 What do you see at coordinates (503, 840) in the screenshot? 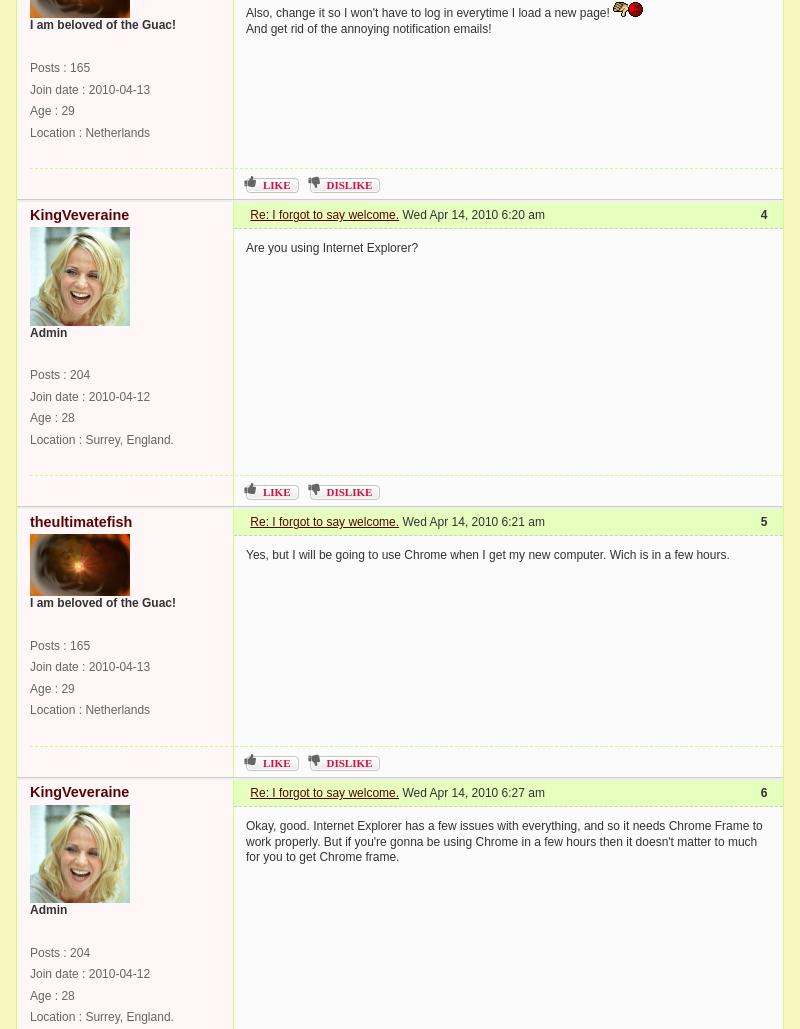
I see `'Okay, good. Internet Explorer has a few issues with everything, and so it needs Chrome Frame to work properly. But if you're gonna be using Chrome in a few hours then it doesn't matter to much for you to get Chrome frame.'` at bounding box center [503, 840].